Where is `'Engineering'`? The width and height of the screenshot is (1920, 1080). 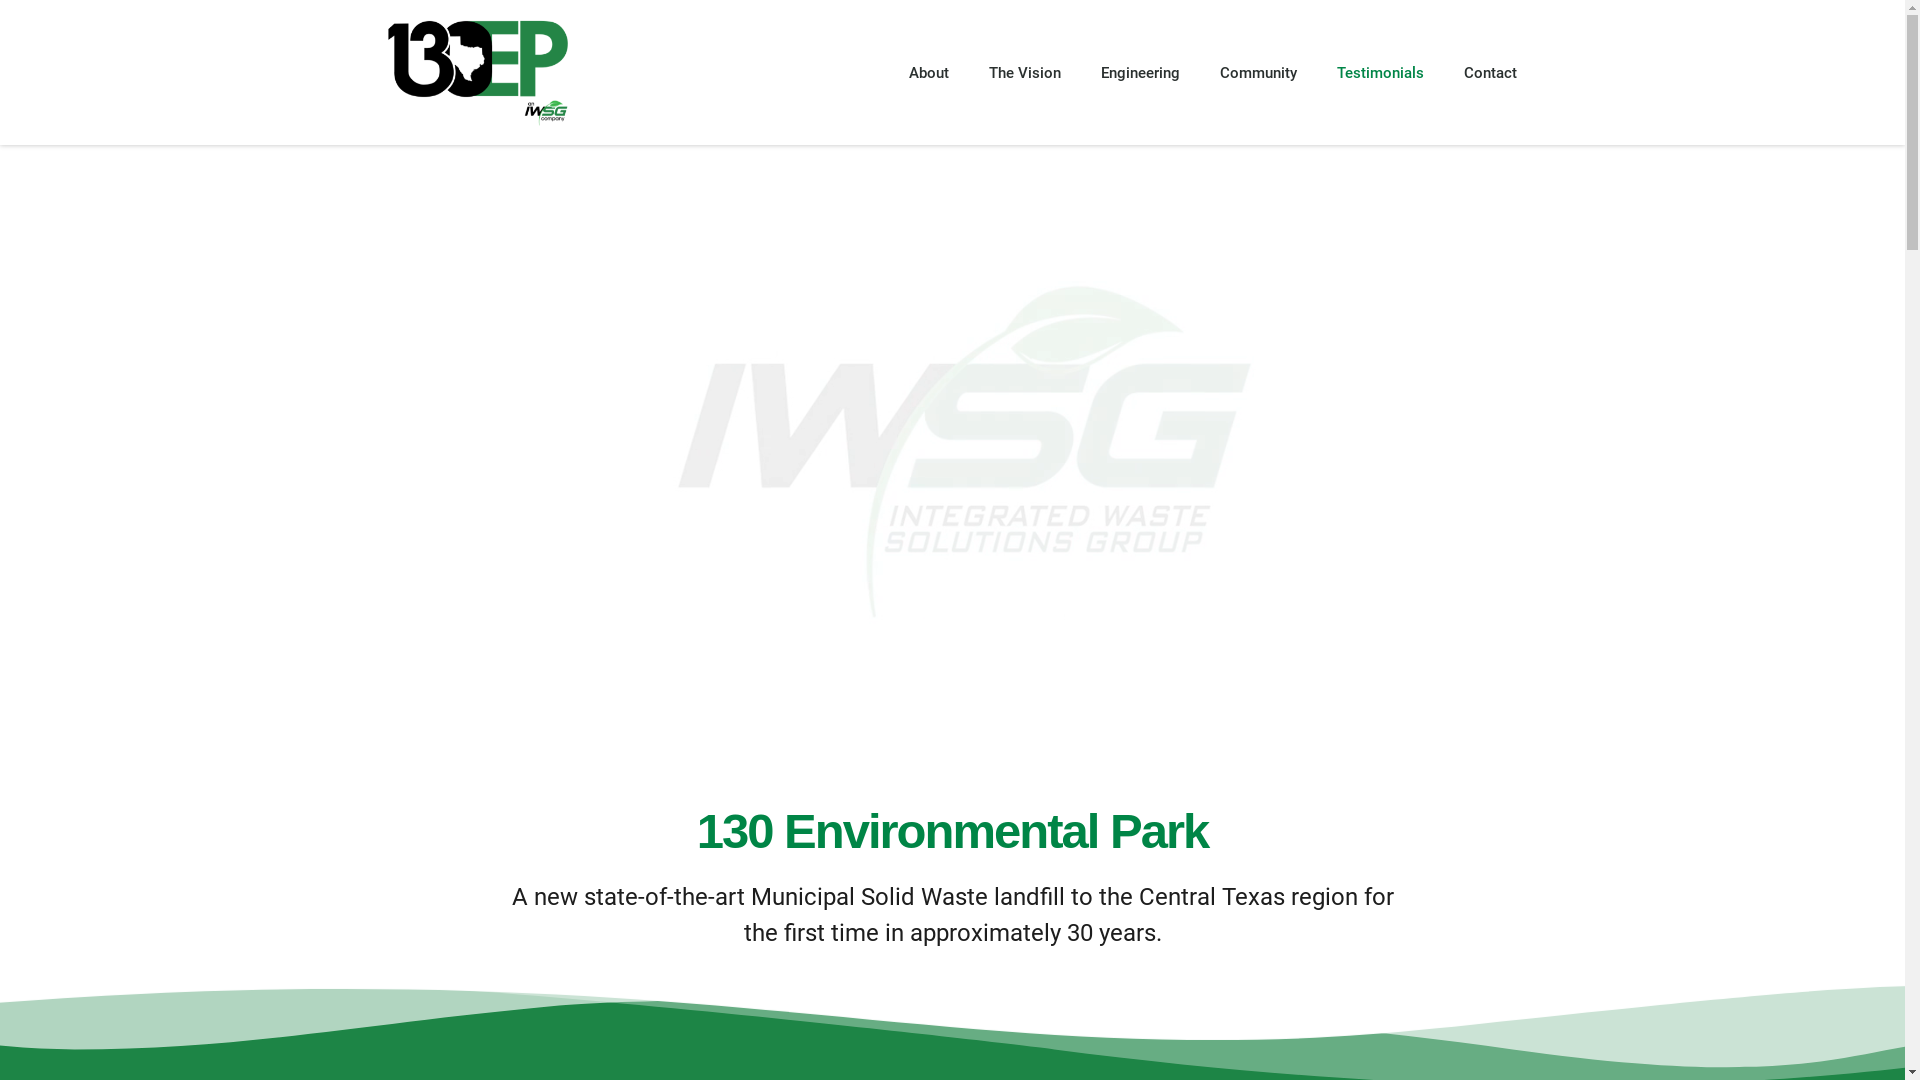 'Engineering' is located at coordinates (1140, 71).